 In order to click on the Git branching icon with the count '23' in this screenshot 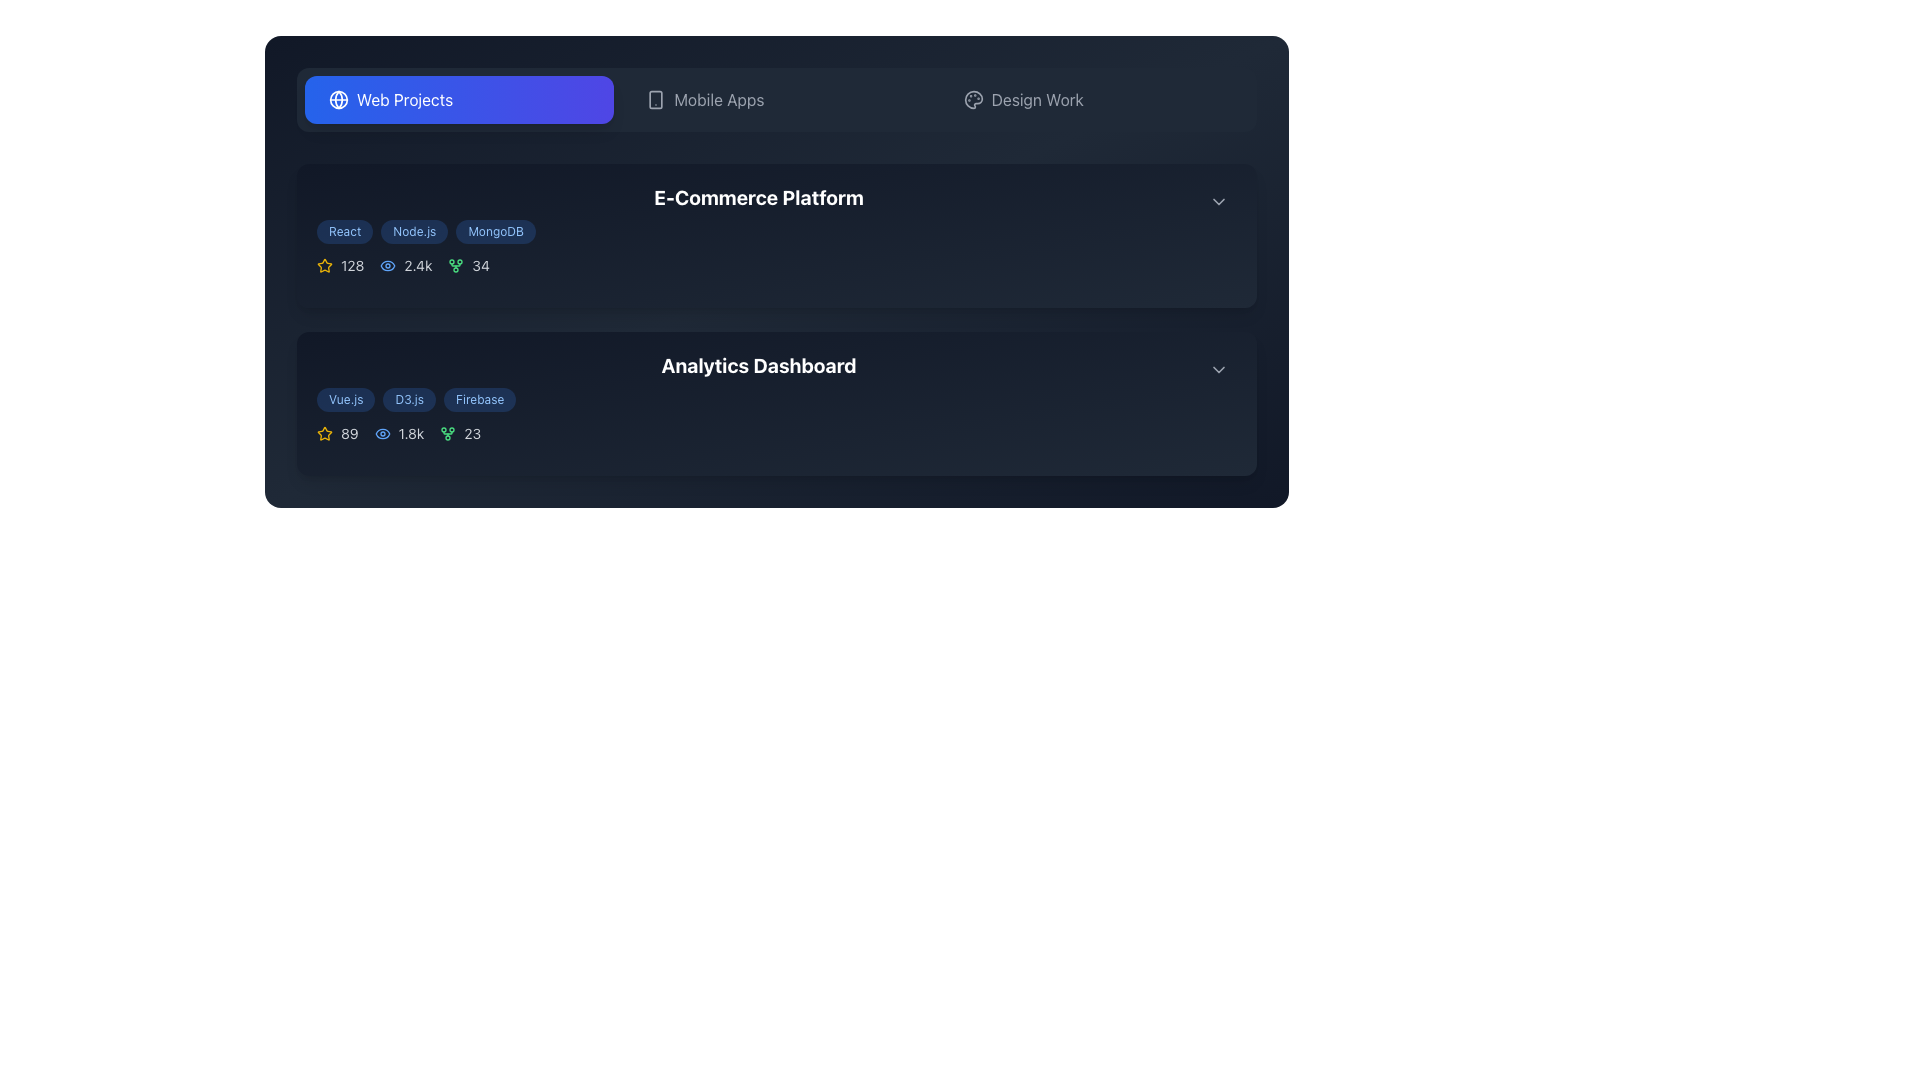, I will do `click(459, 433)`.